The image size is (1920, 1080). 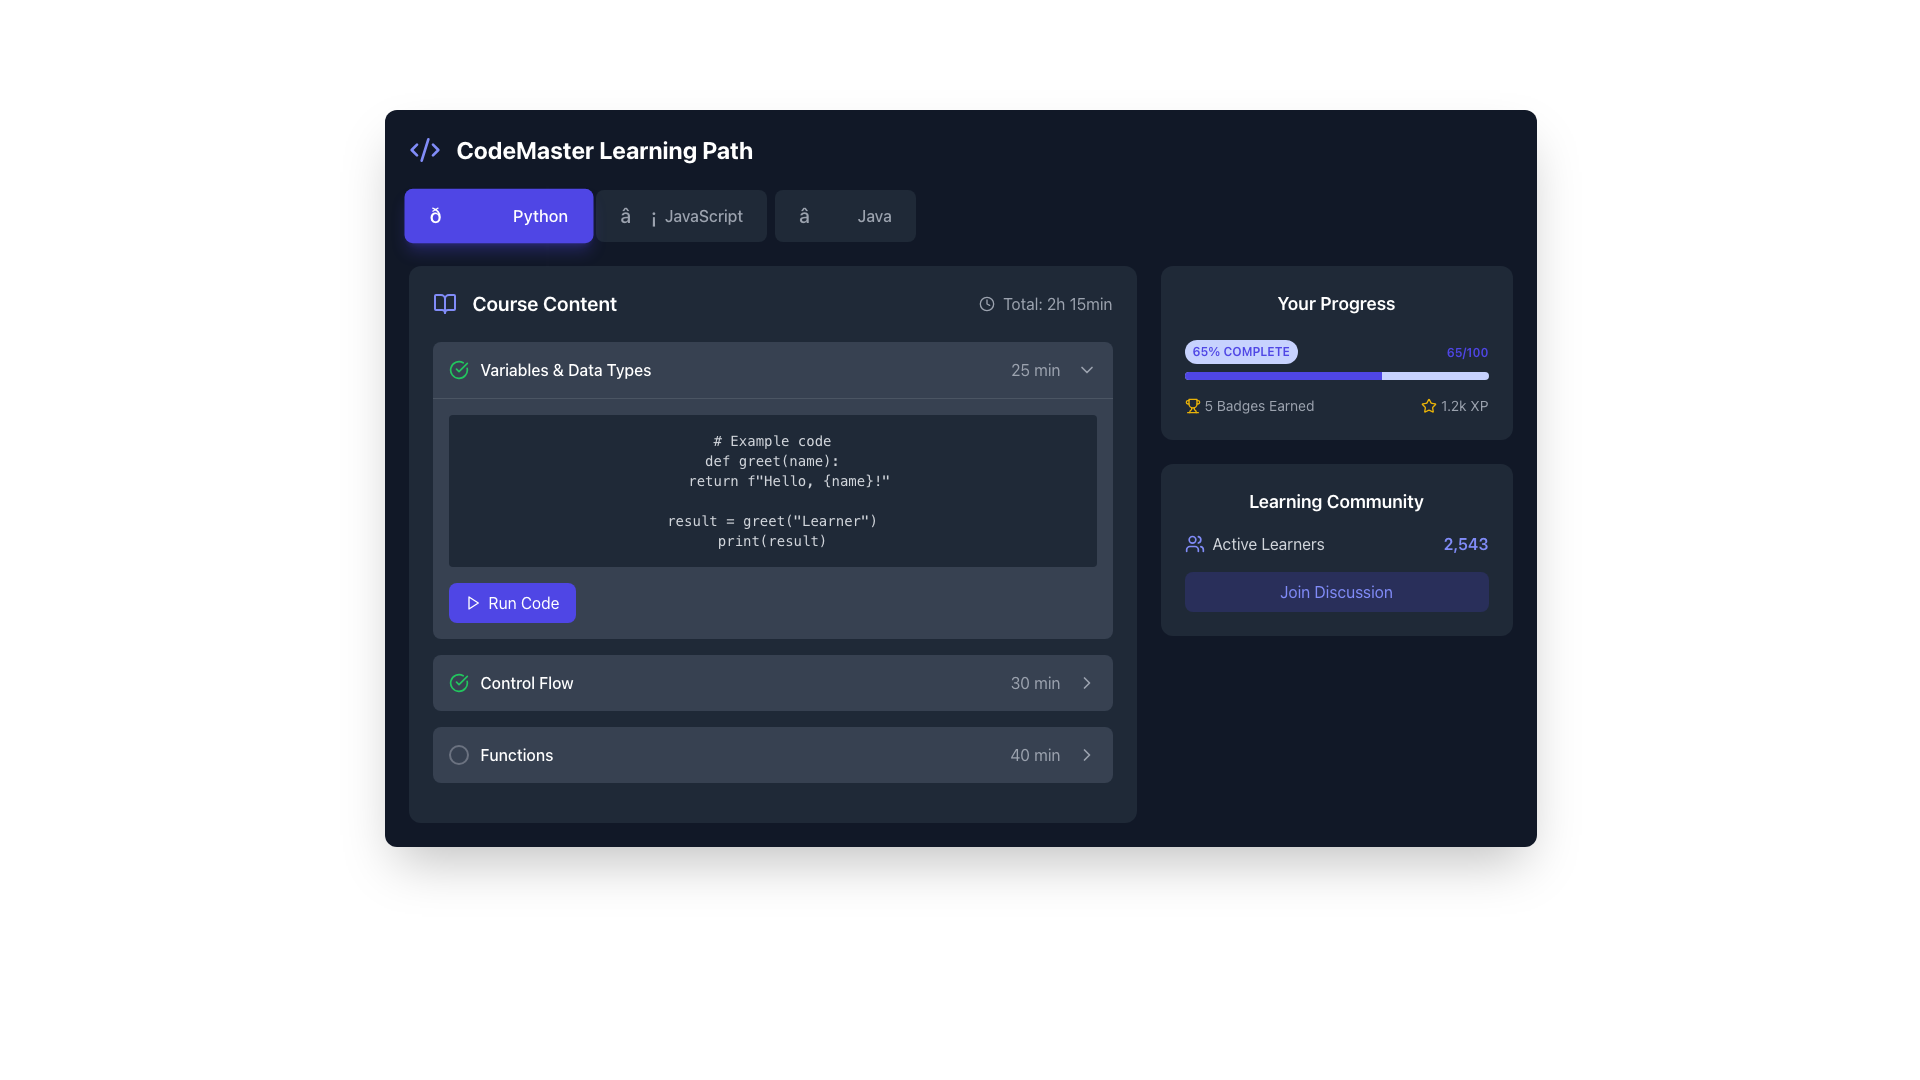 I want to click on the Code block display element located, so click(x=771, y=490).